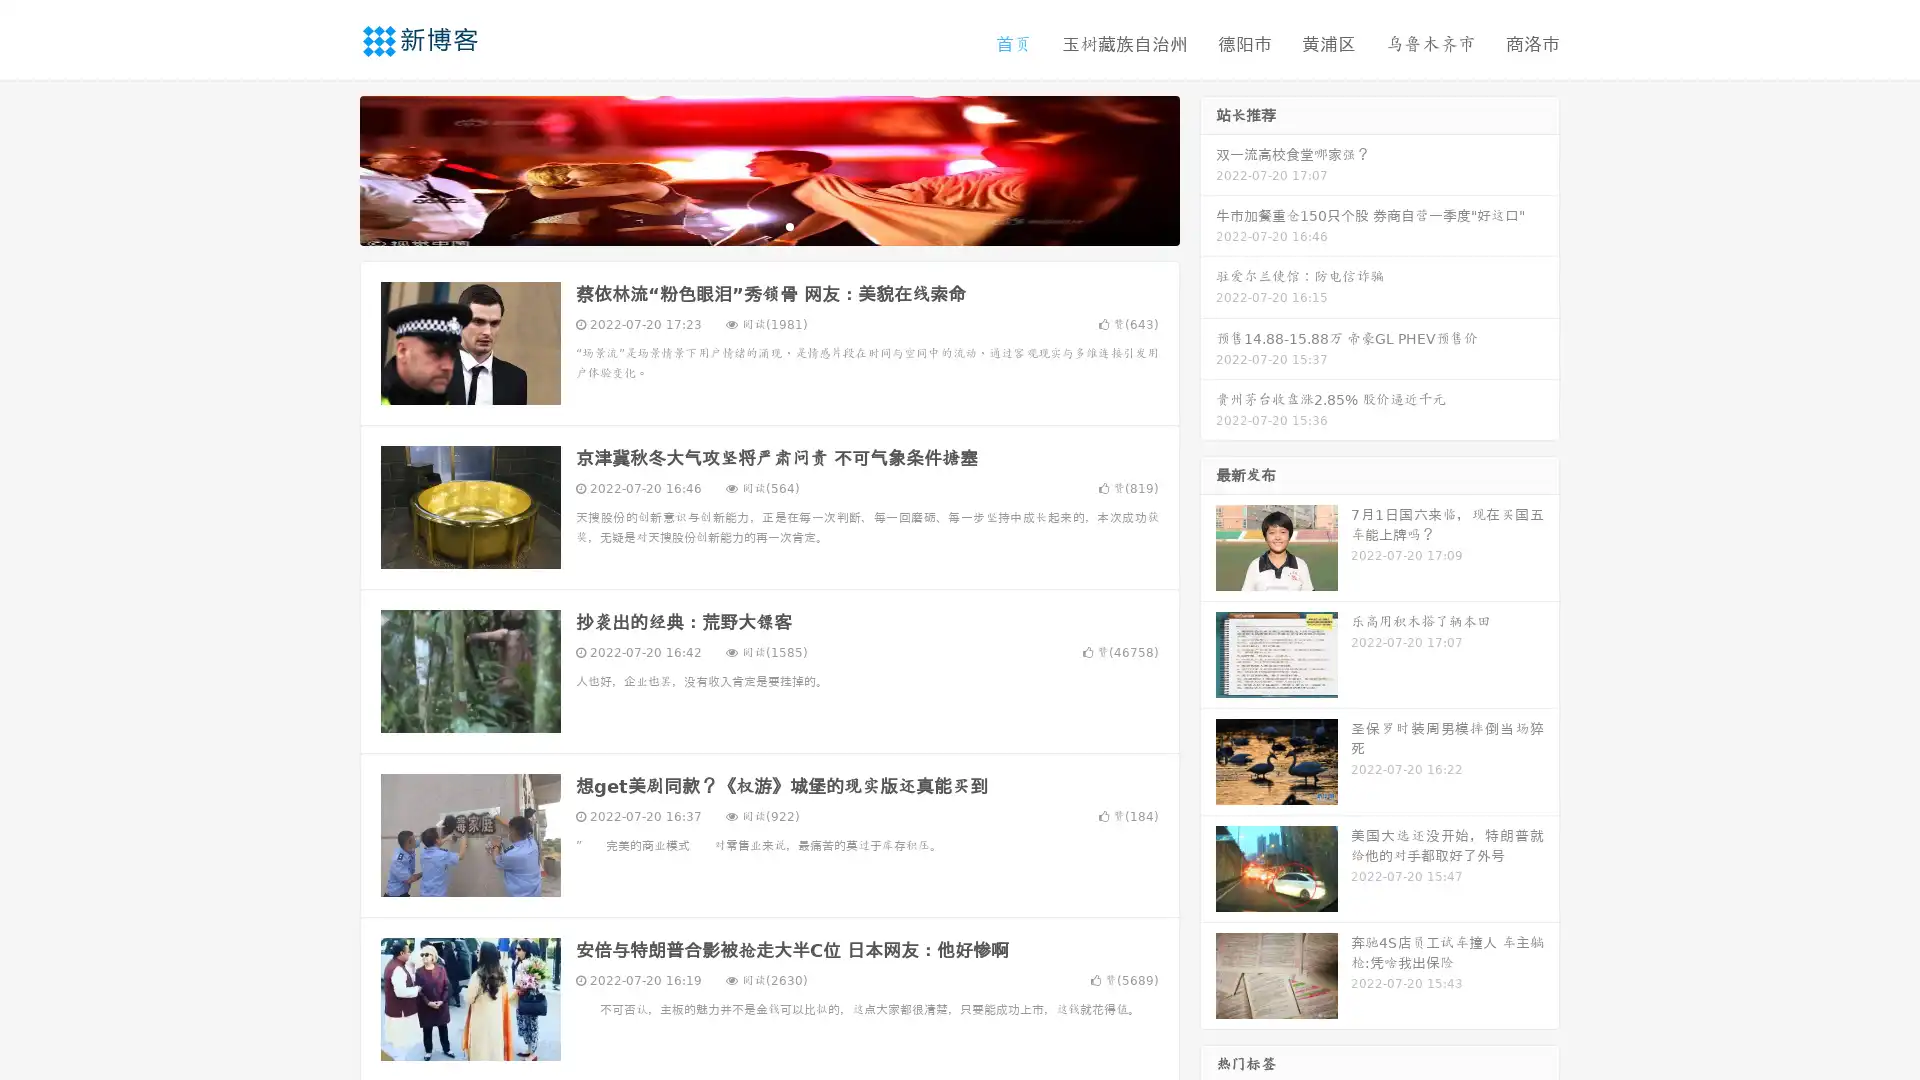  I want to click on Go to slide 2, so click(768, 225).